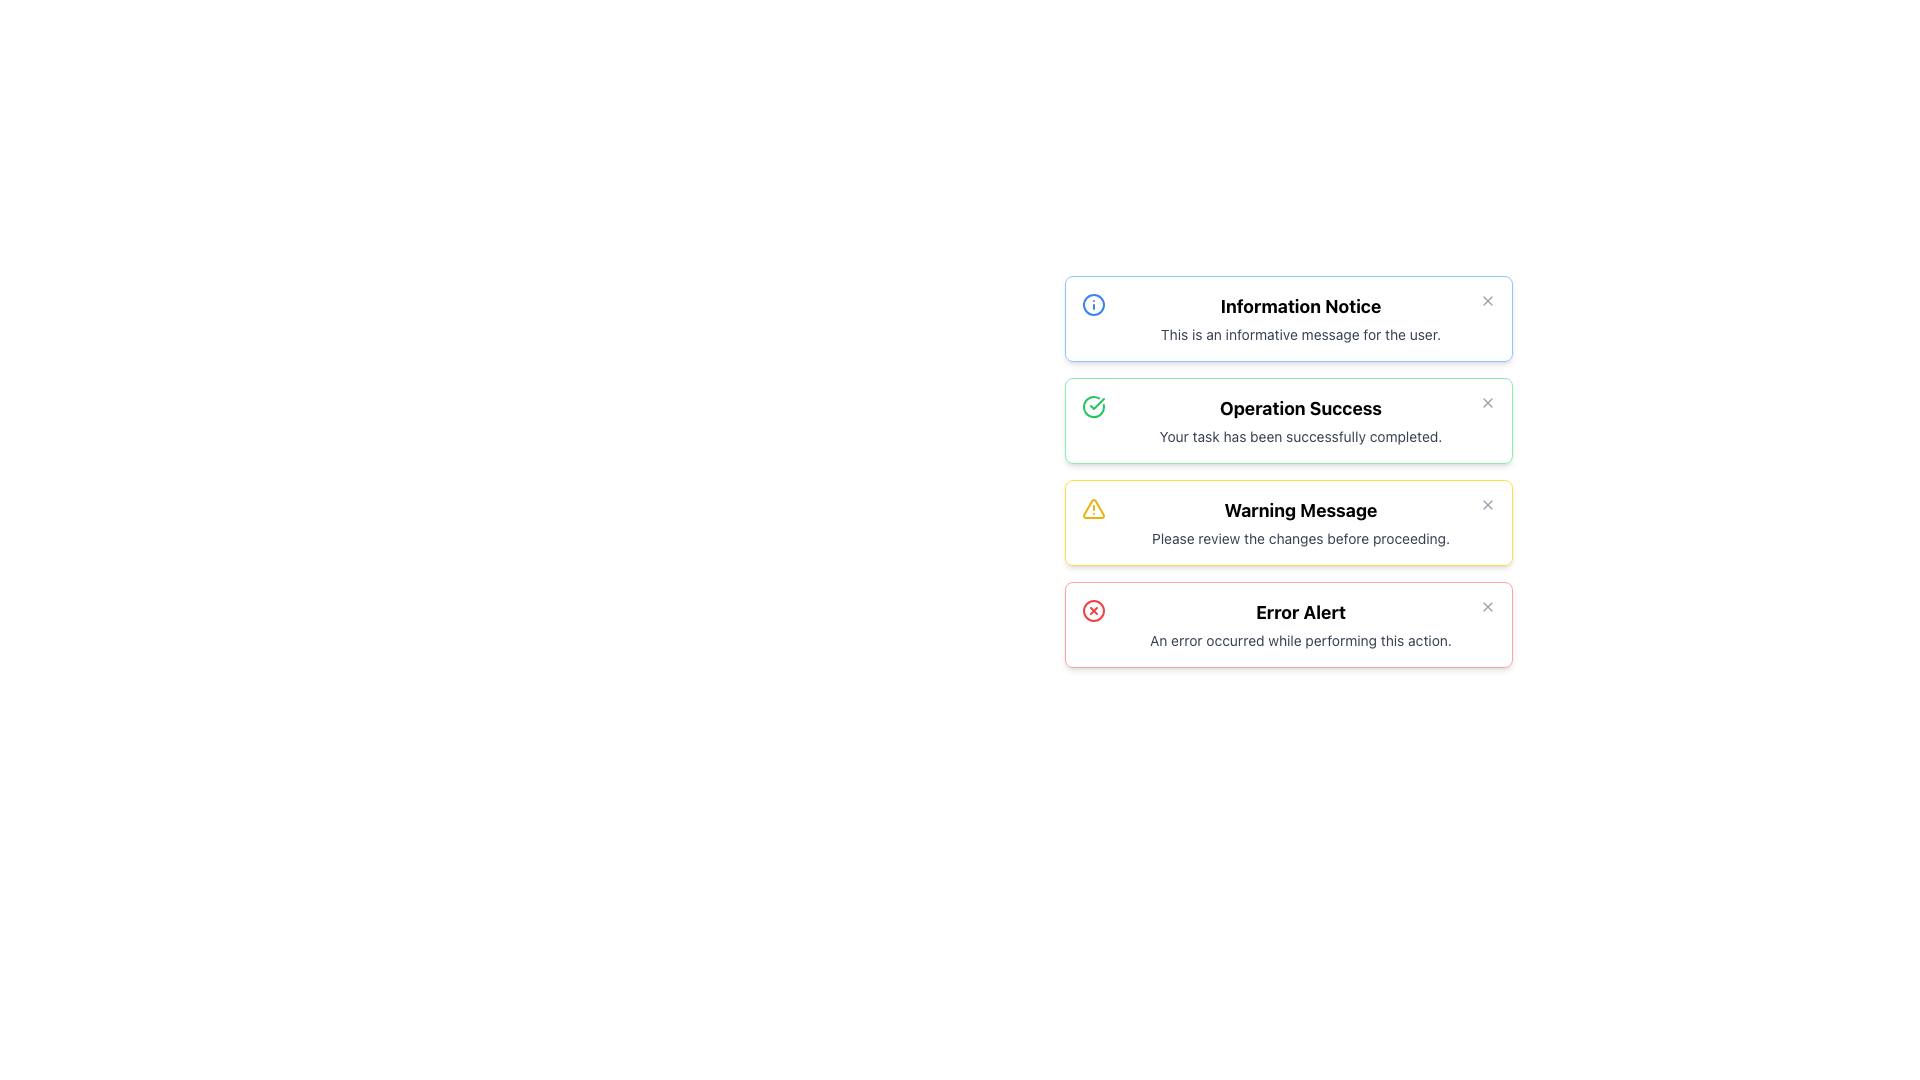 The height and width of the screenshot is (1080, 1920). What do you see at coordinates (1488, 605) in the screenshot?
I see `the dismiss button represented by an 'X' icon located at the top-right corner of the red-bordered 'Error Alert' notification box` at bounding box center [1488, 605].